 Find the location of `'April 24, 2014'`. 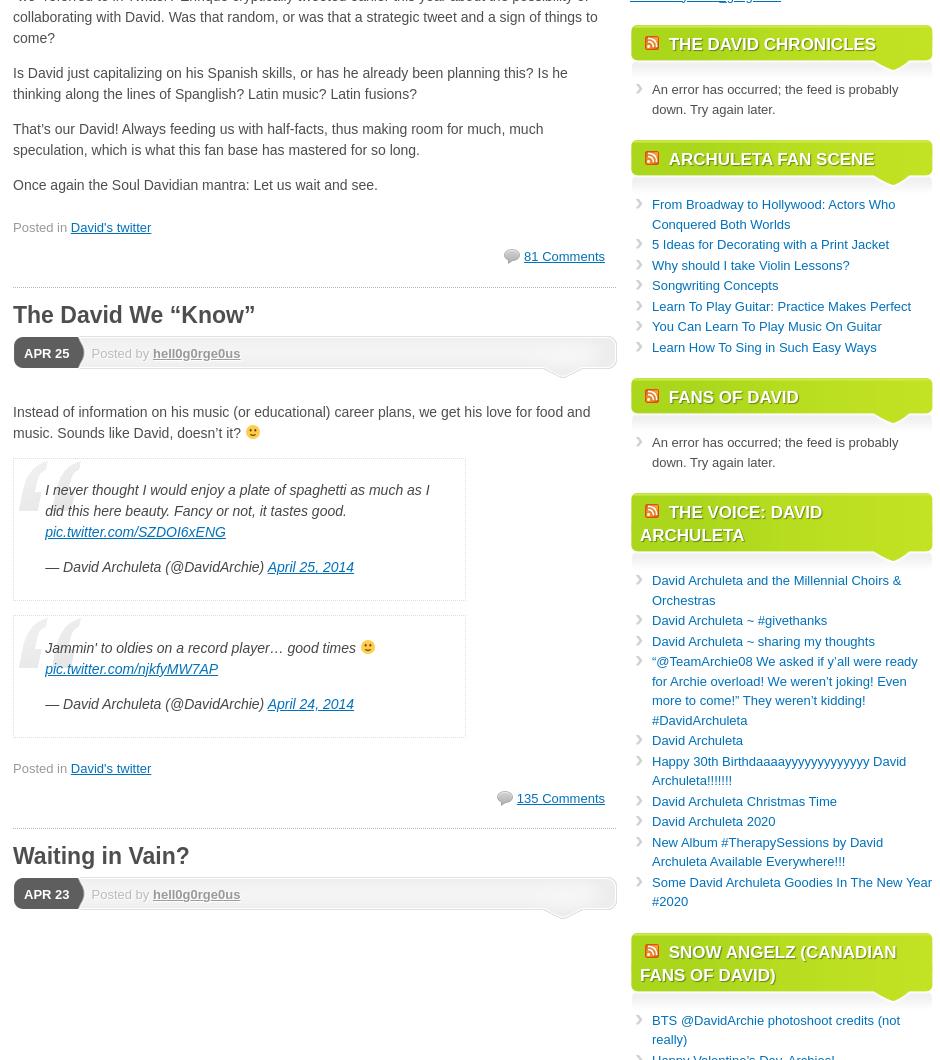

'April 24, 2014' is located at coordinates (309, 701).